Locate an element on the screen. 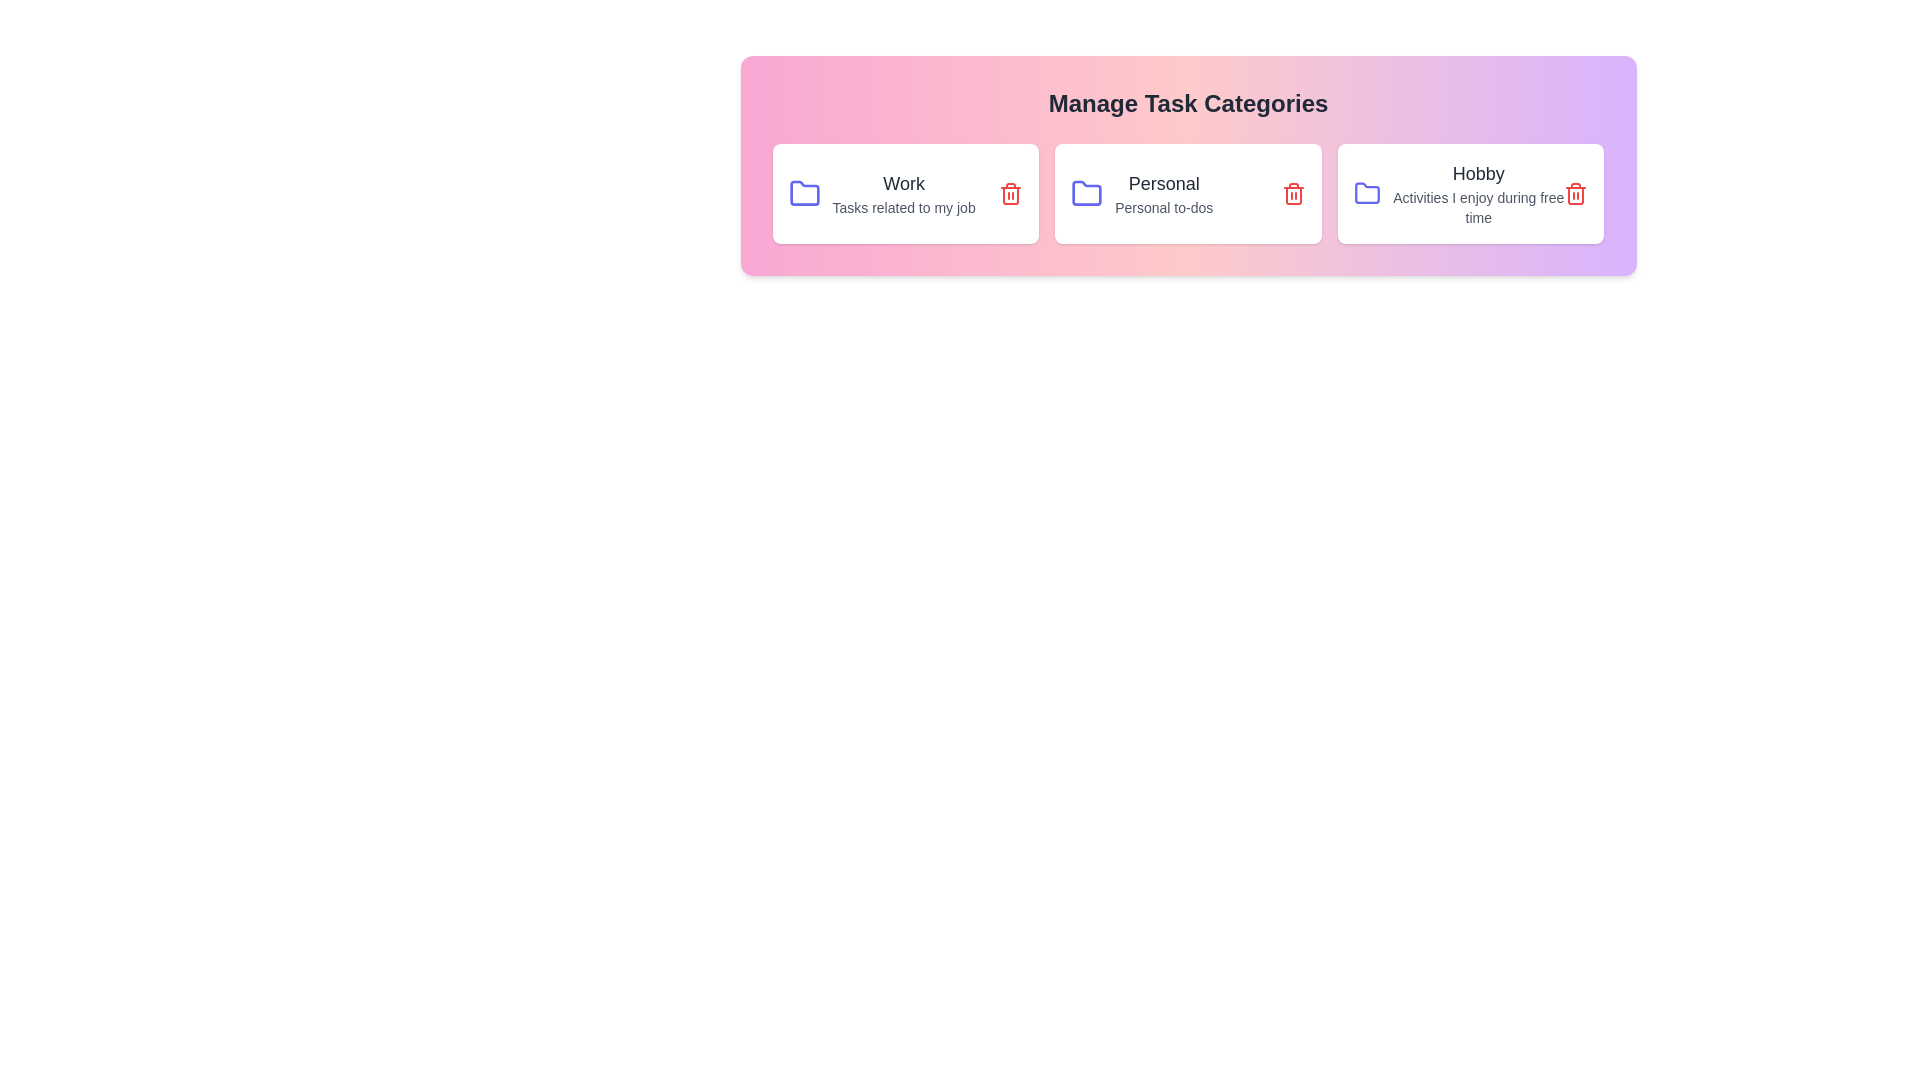 This screenshot has width=1920, height=1080. the category card labeled 'Hobby' to observe hover effects is located at coordinates (1471, 193).